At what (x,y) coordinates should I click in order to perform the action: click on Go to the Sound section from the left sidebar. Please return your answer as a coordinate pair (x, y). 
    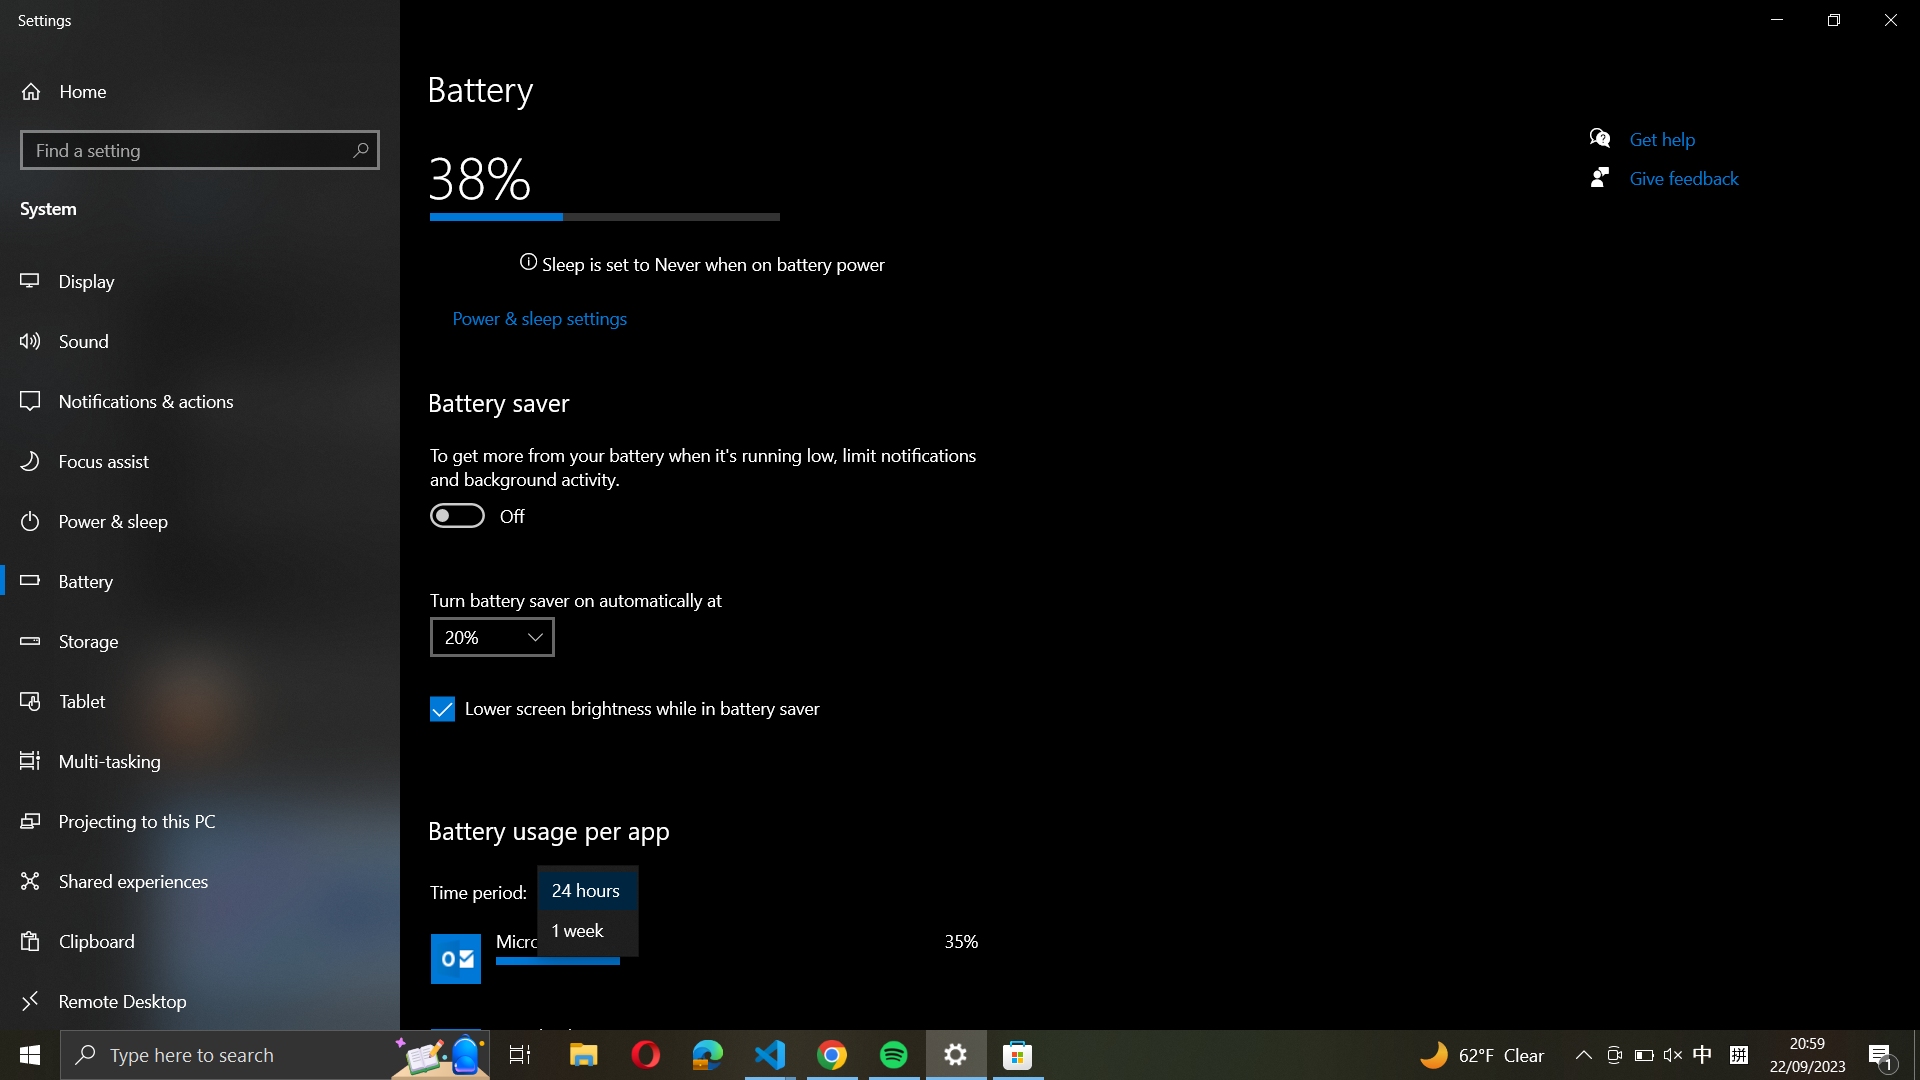
    Looking at the image, I should click on (201, 339).